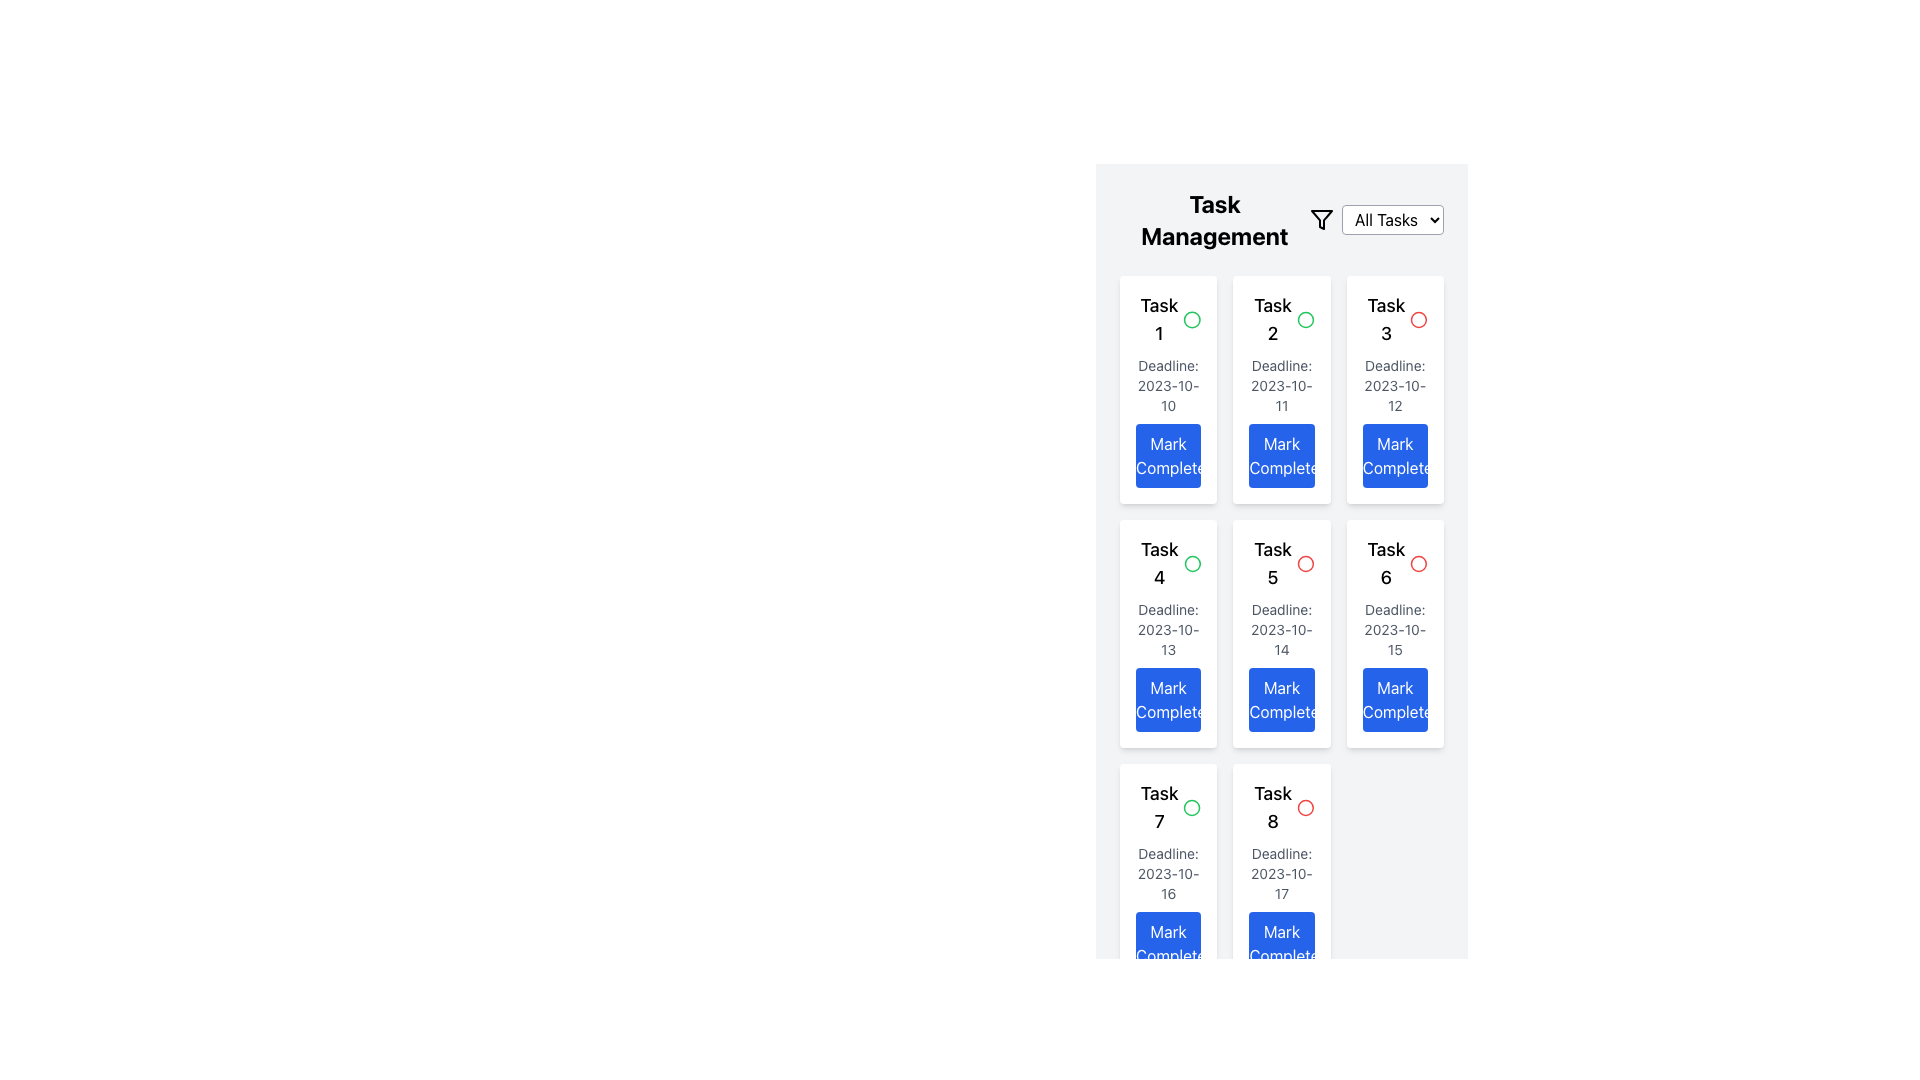 The width and height of the screenshot is (1920, 1080). Describe the element at coordinates (1159, 563) in the screenshot. I see `the 'Task 4' text label, which is located in the fourth task box in the task management grid layout and signifies an important title` at that location.